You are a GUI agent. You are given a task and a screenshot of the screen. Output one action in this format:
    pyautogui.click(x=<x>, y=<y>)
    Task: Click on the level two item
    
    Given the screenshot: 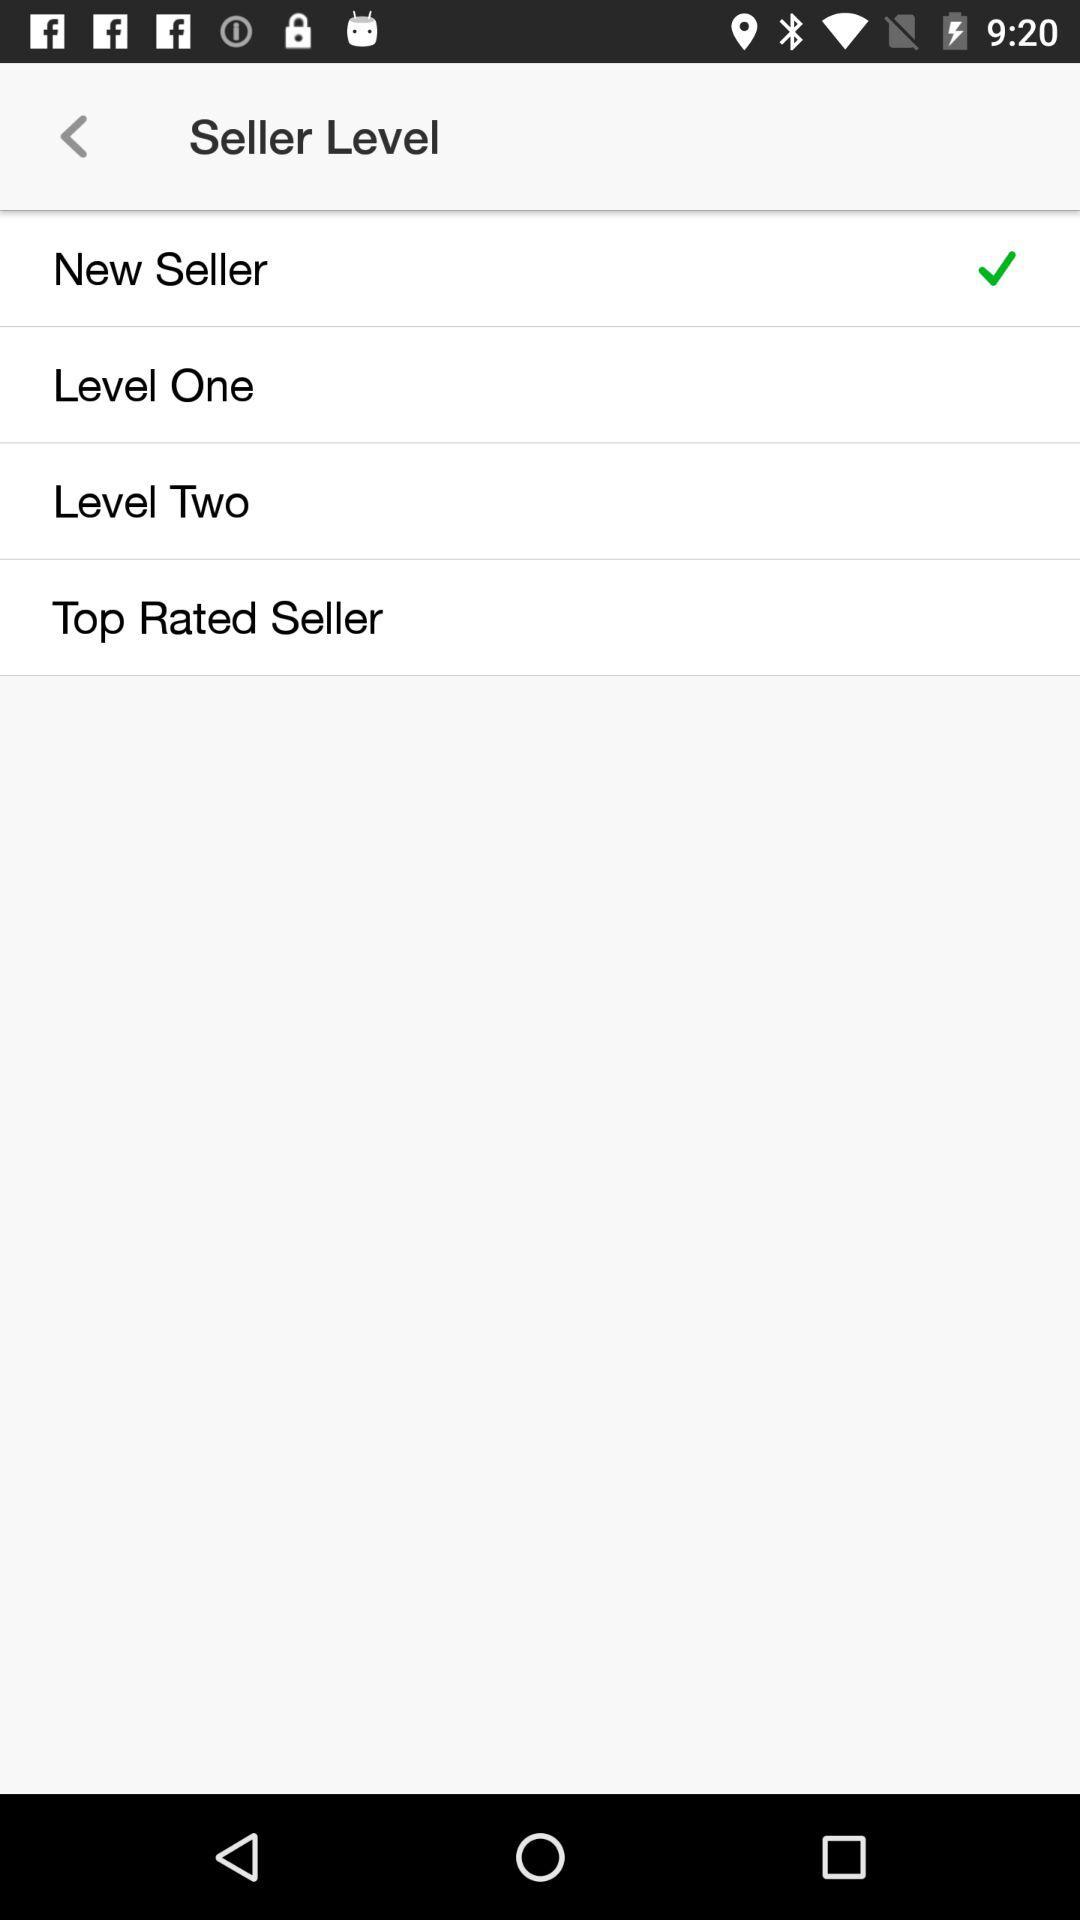 What is the action you would take?
    pyautogui.click(x=472, y=500)
    